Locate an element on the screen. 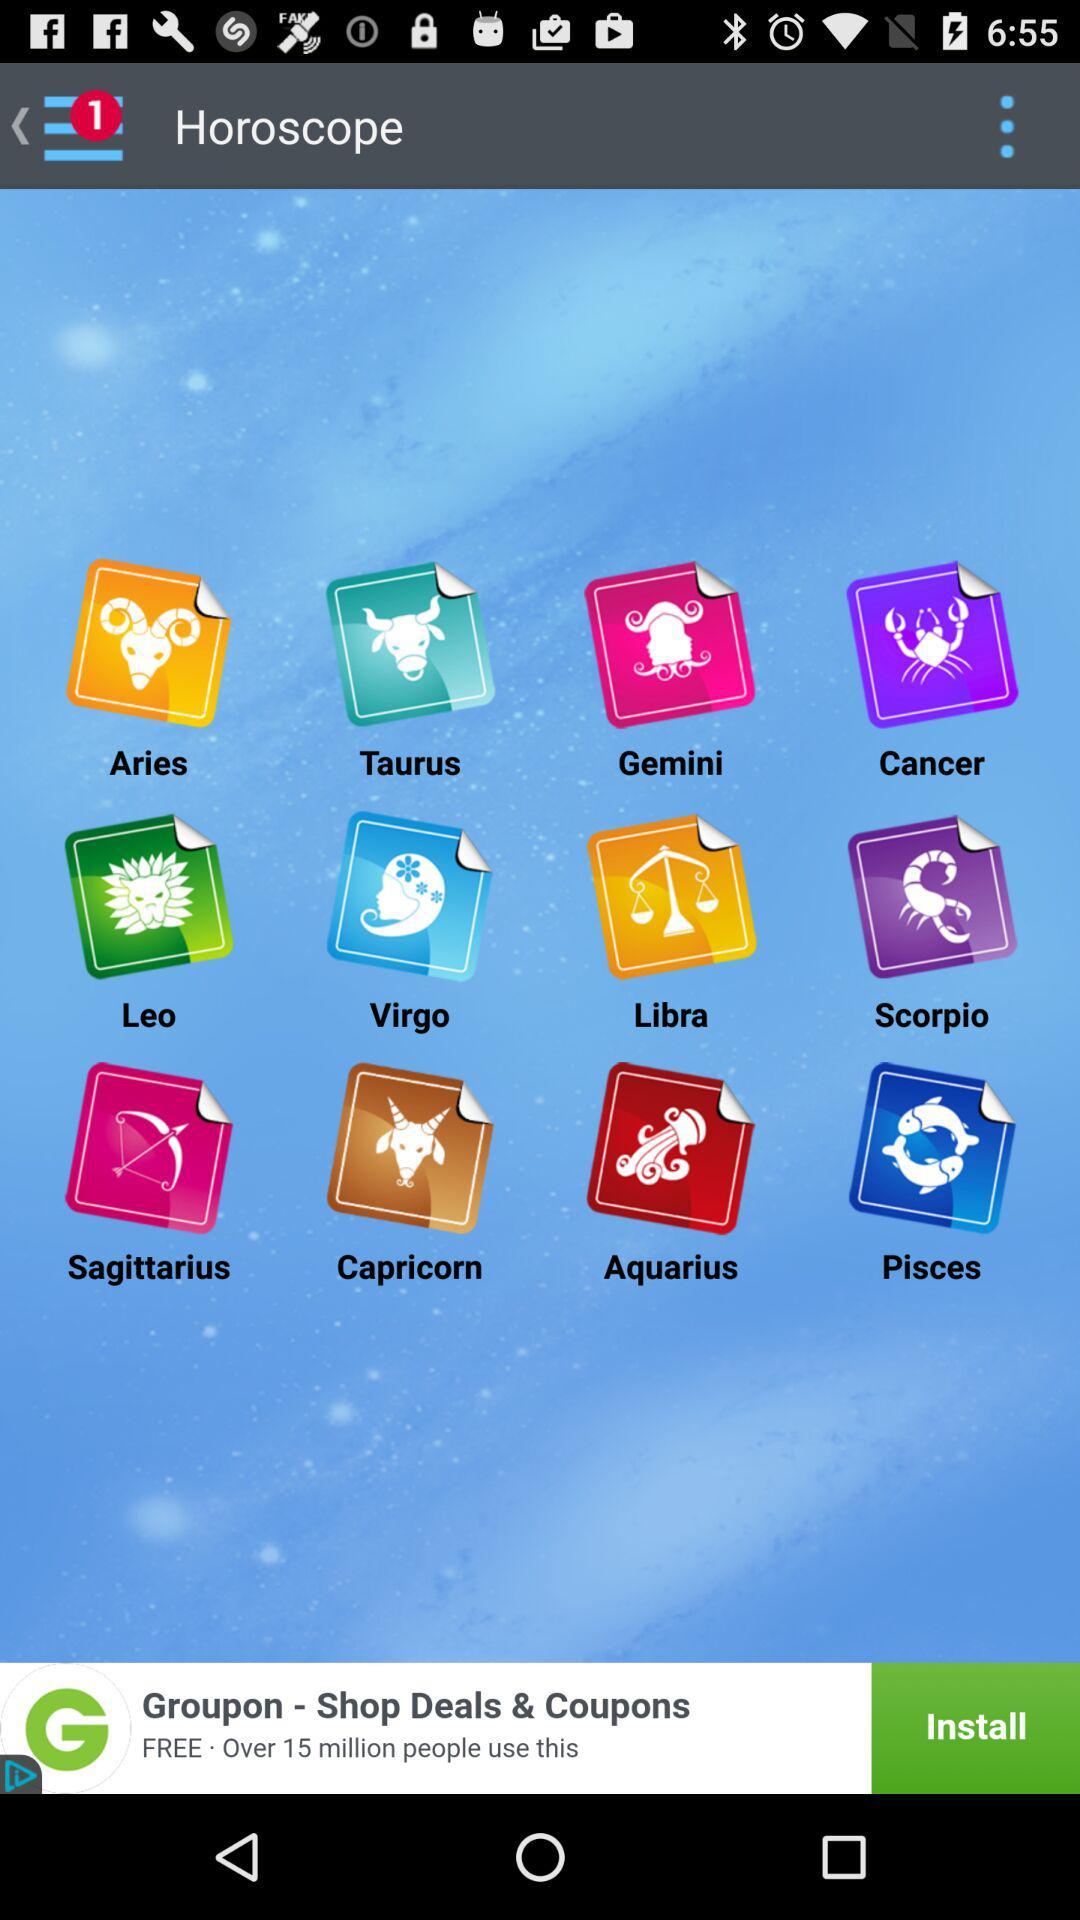  numerlogy sympols to kumbapam rasi is located at coordinates (670, 1148).